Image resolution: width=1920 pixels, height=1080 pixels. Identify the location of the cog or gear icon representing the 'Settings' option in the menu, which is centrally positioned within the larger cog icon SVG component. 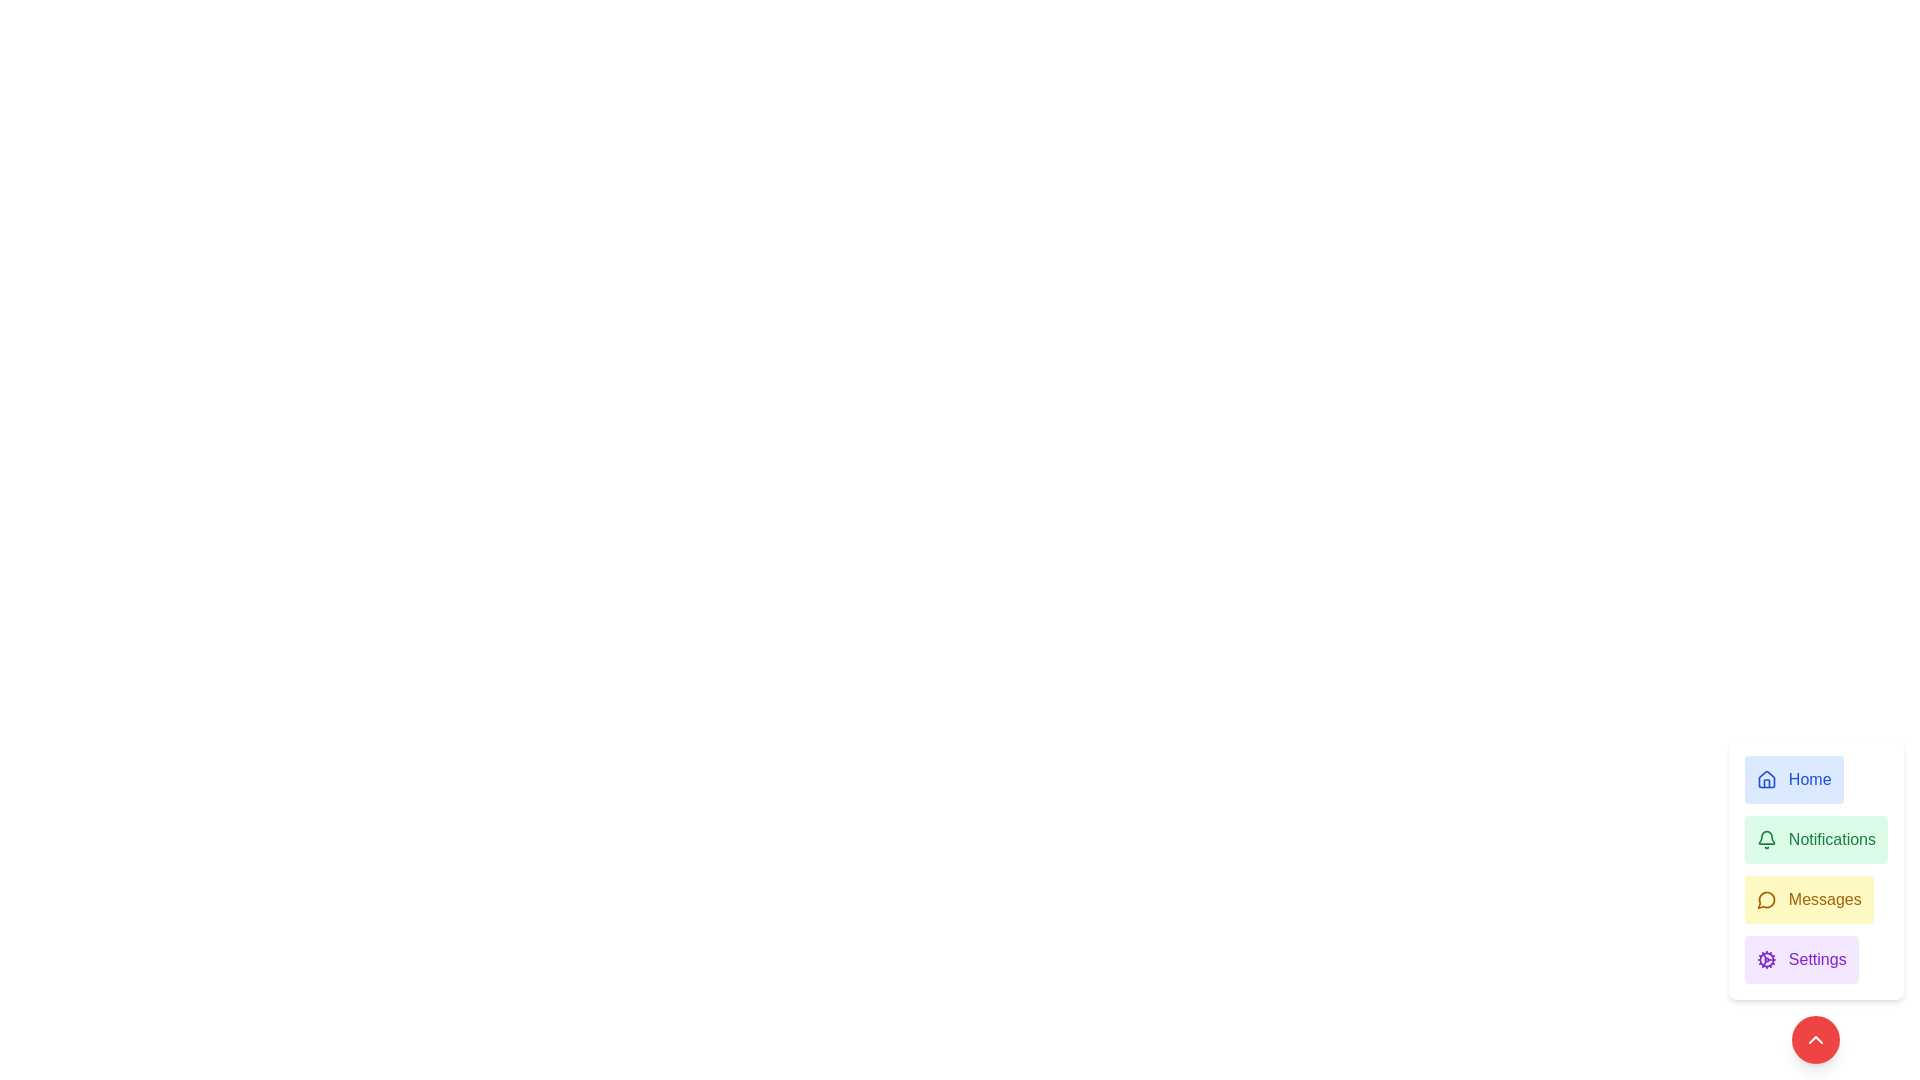
(1766, 959).